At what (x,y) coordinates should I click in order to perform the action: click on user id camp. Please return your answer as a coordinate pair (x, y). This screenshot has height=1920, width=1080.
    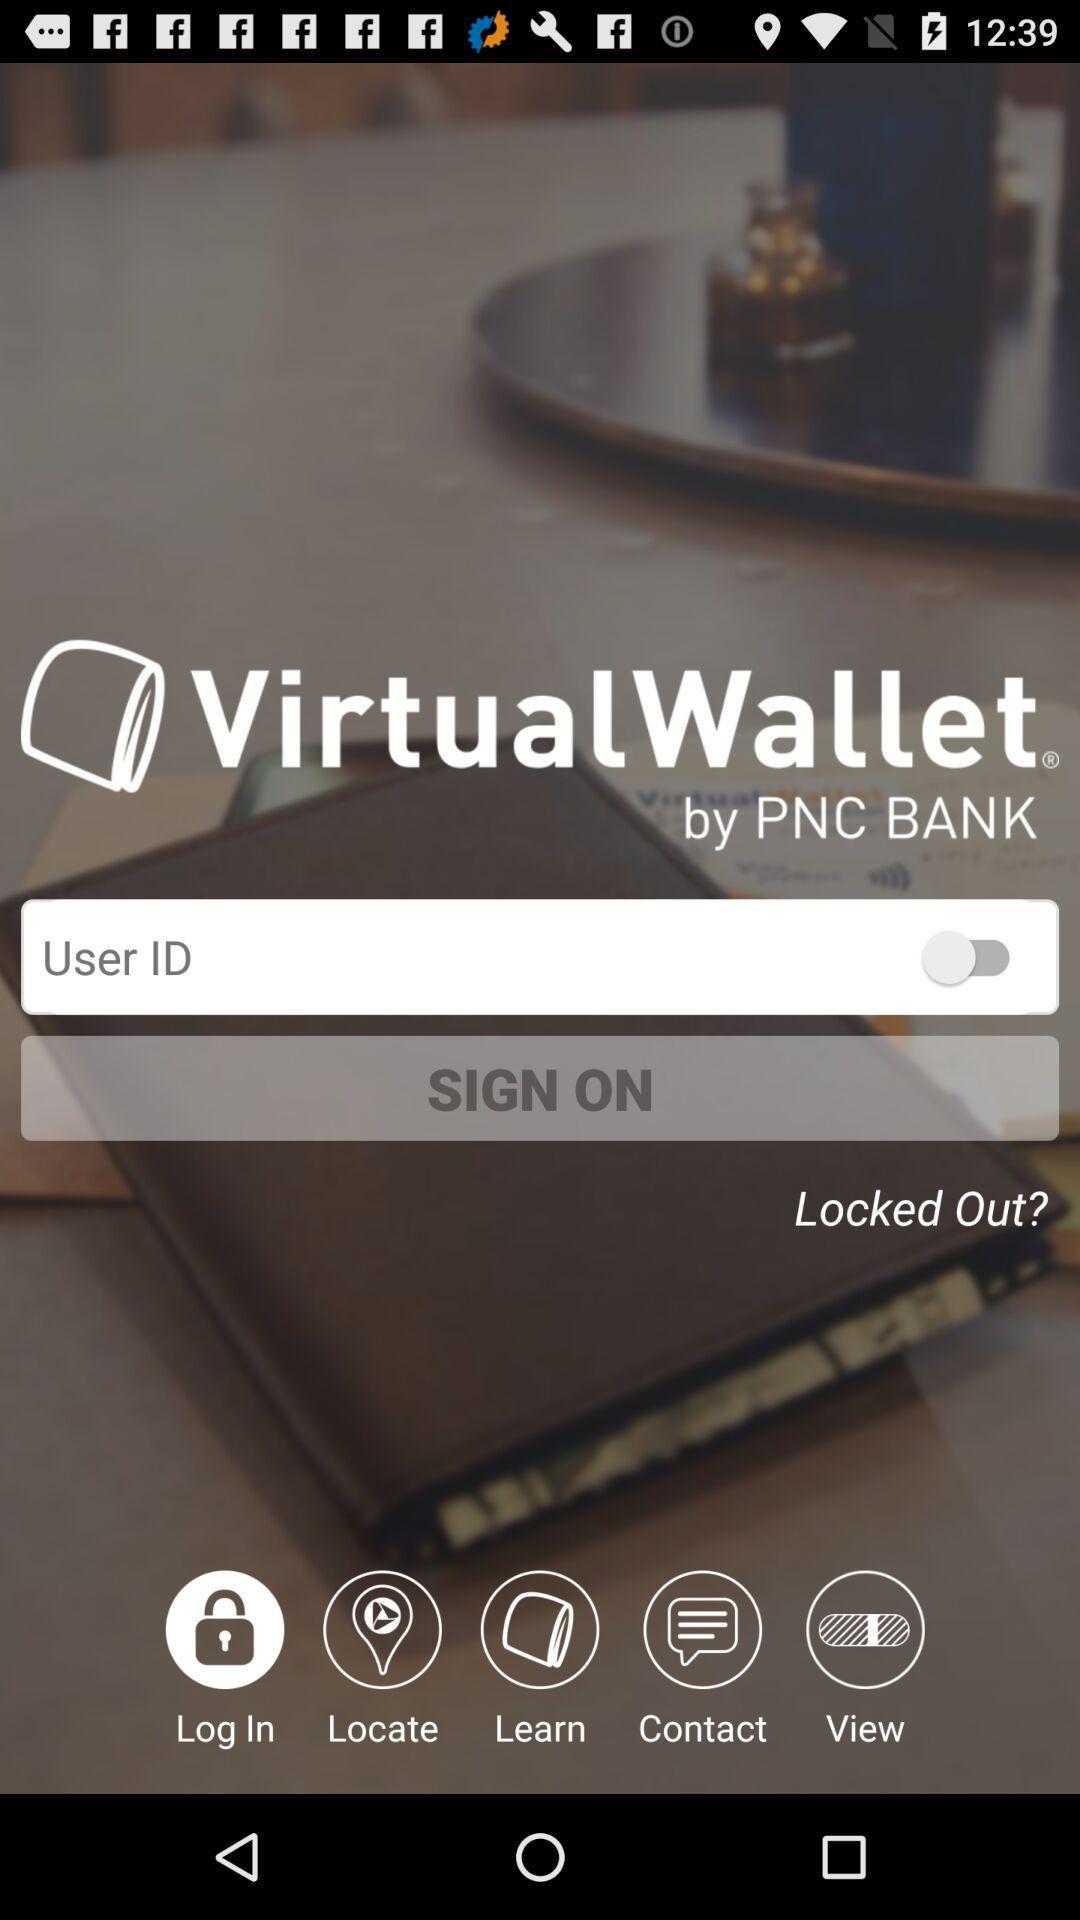
    Looking at the image, I should click on (540, 955).